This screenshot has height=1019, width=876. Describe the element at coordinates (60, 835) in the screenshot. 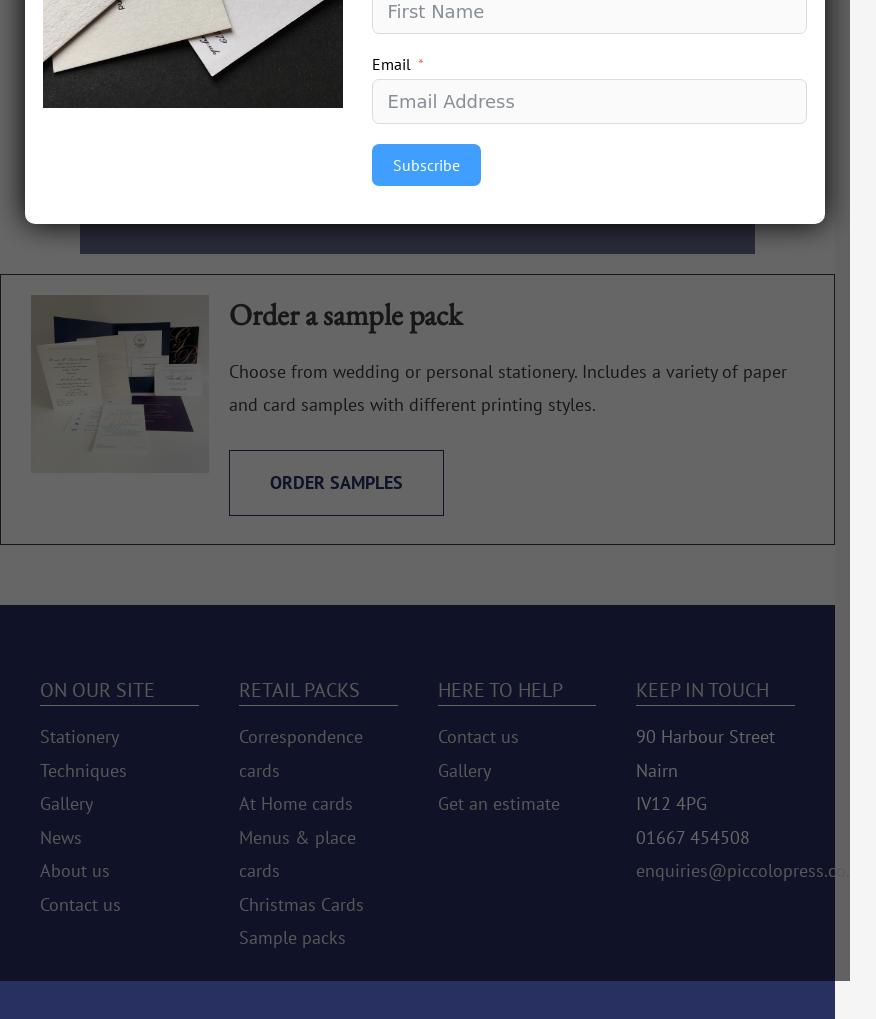

I see `'News'` at that location.